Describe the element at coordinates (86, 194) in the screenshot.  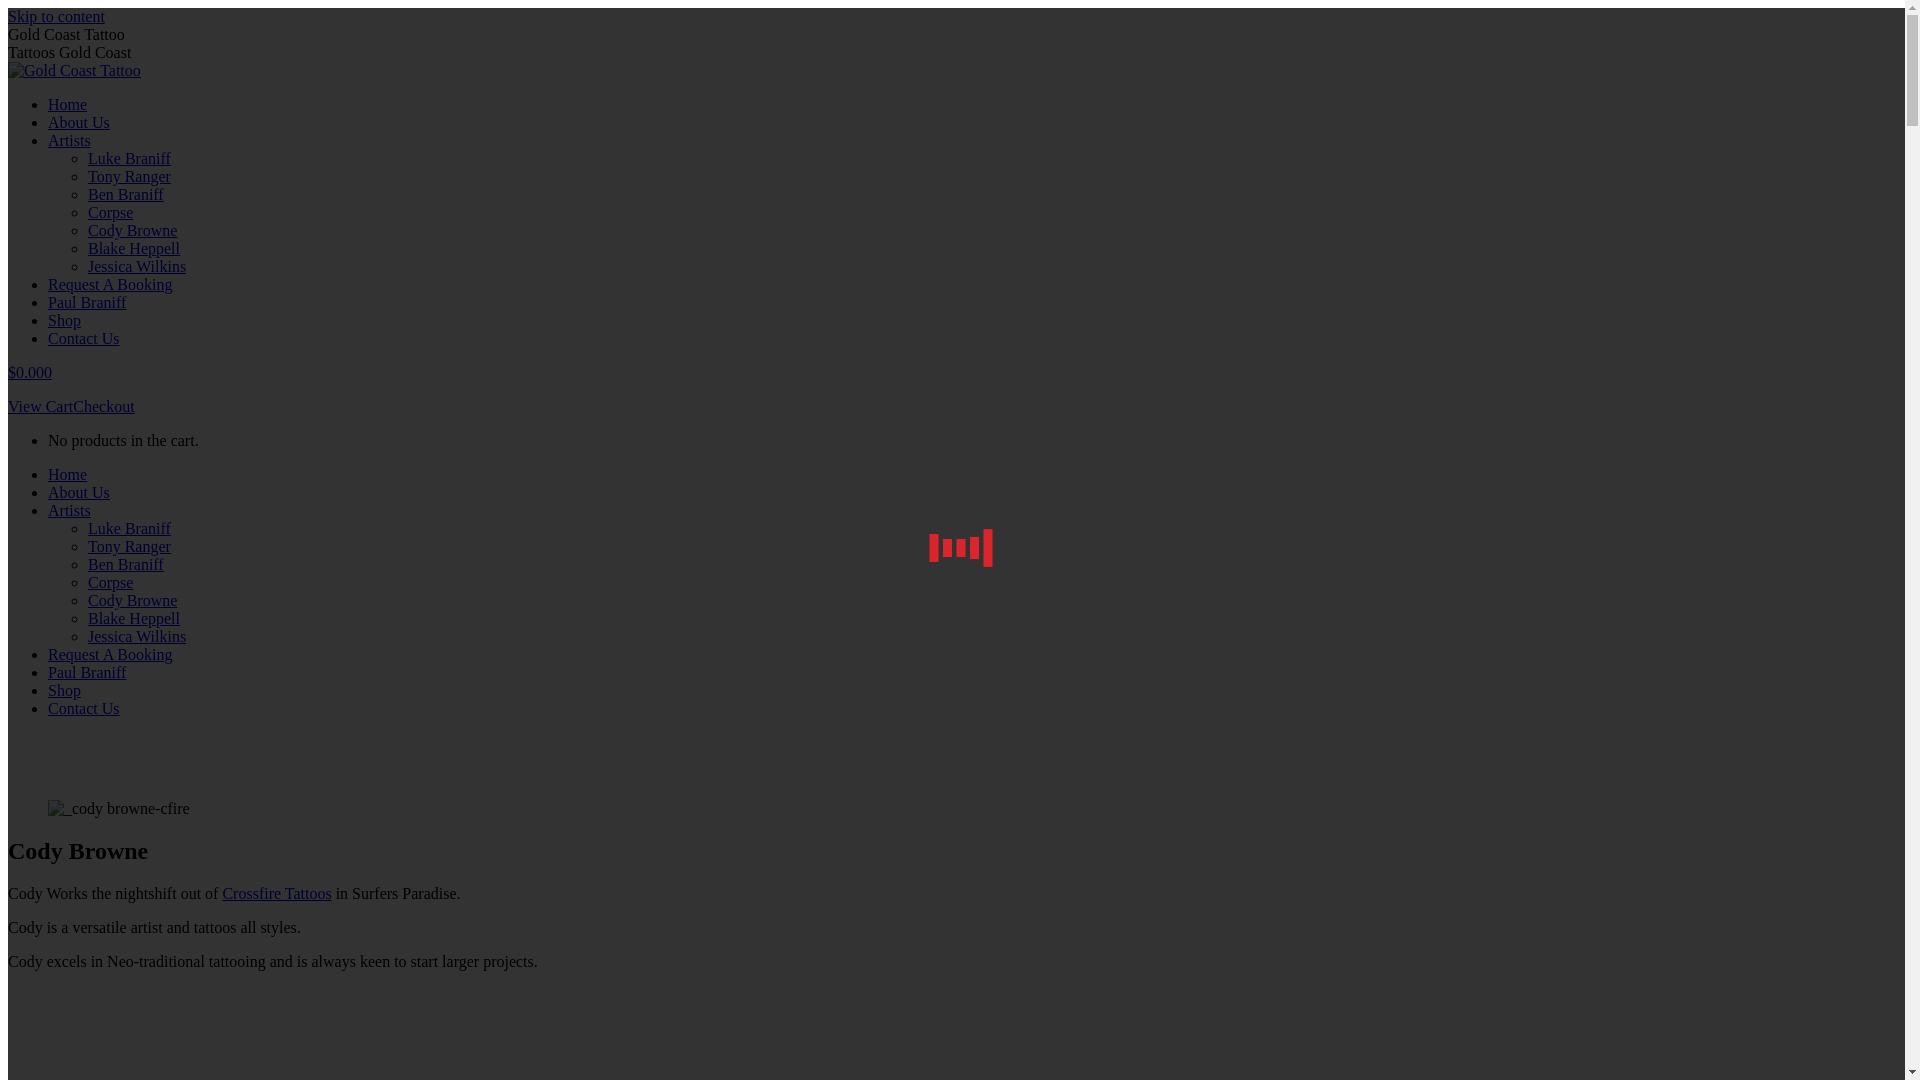
I see `'Ben Braniff'` at that location.